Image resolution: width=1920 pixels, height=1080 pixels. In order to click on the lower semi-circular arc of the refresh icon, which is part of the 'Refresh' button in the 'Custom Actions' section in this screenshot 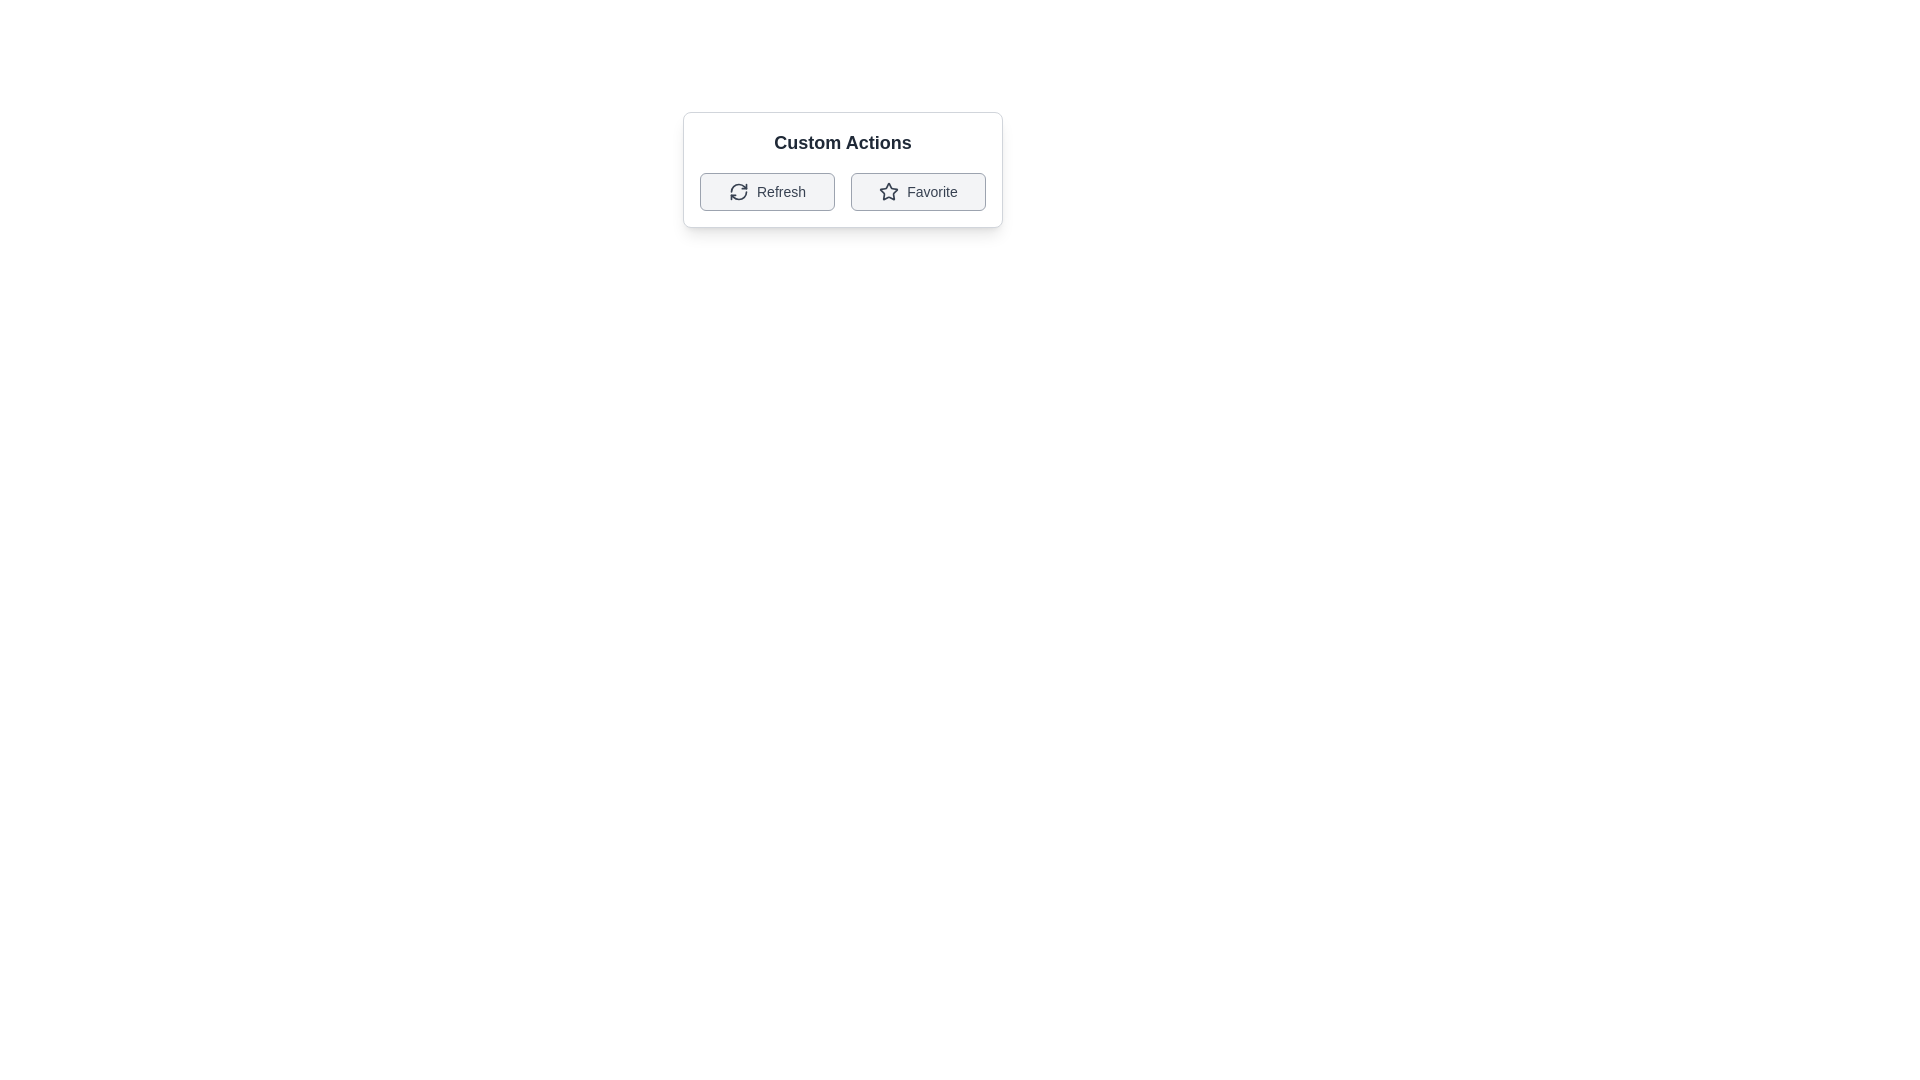, I will do `click(738, 195)`.